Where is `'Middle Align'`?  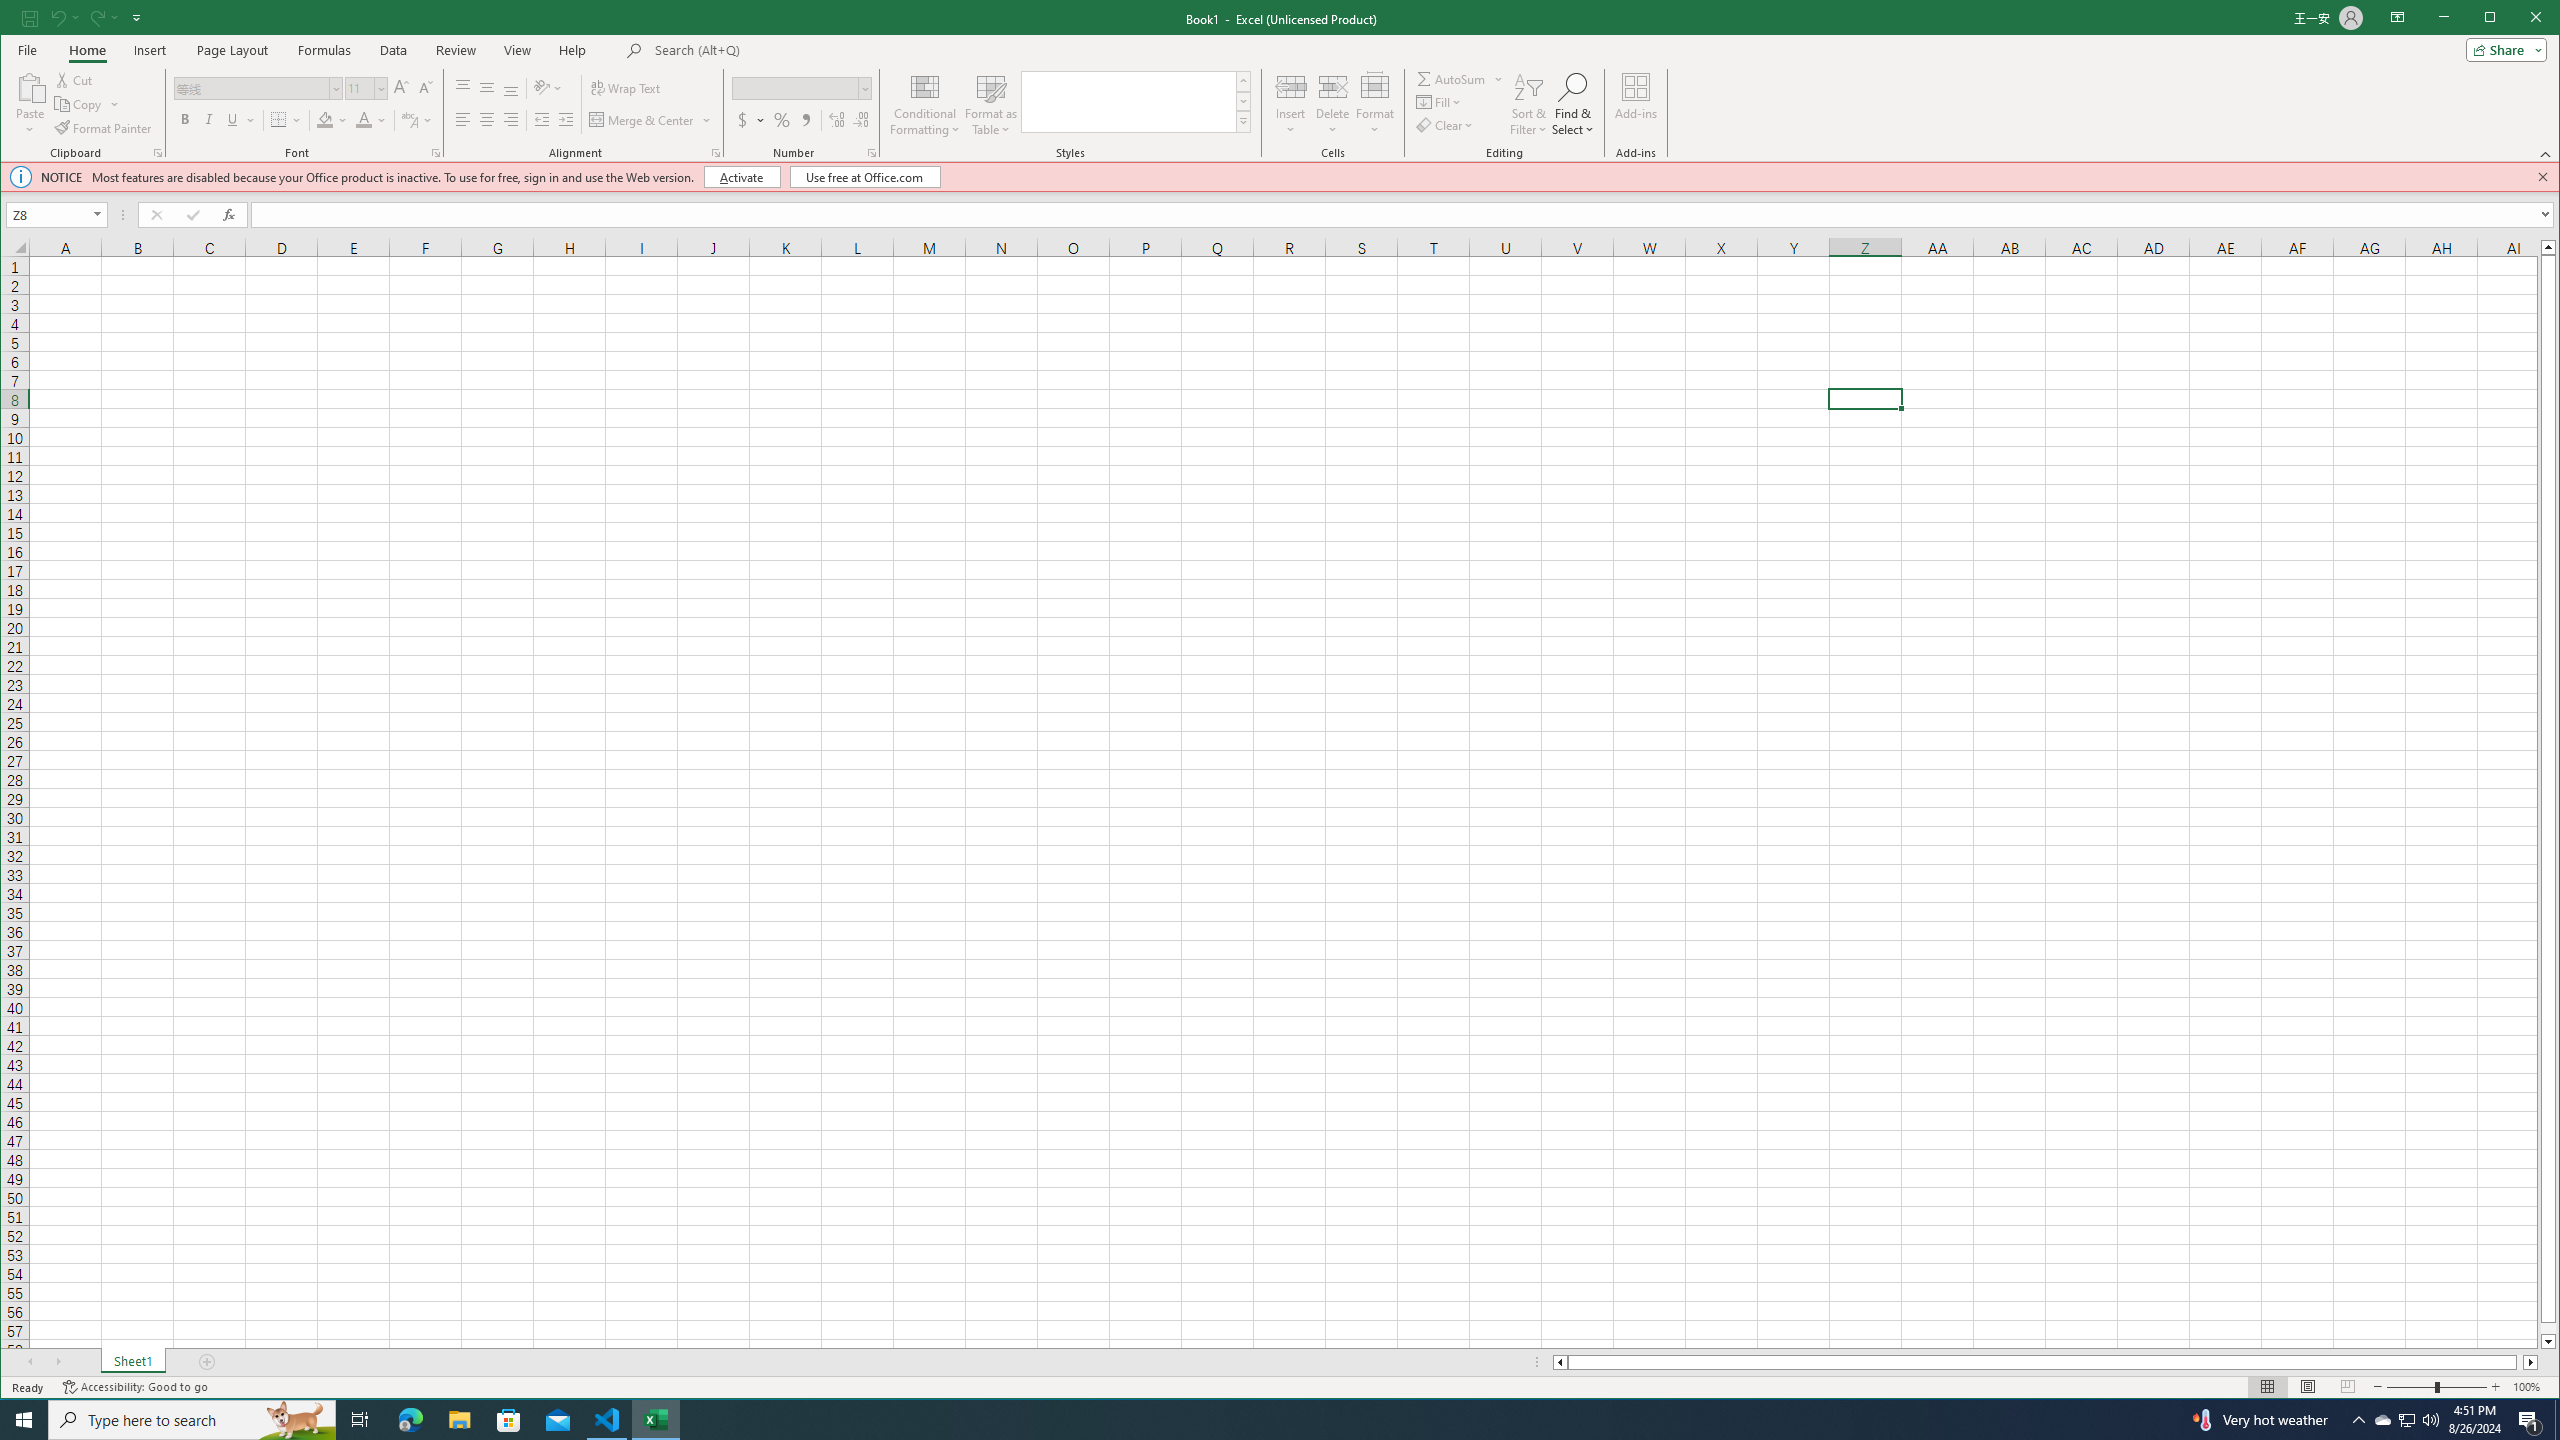
'Middle Align' is located at coordinates (486, 87).